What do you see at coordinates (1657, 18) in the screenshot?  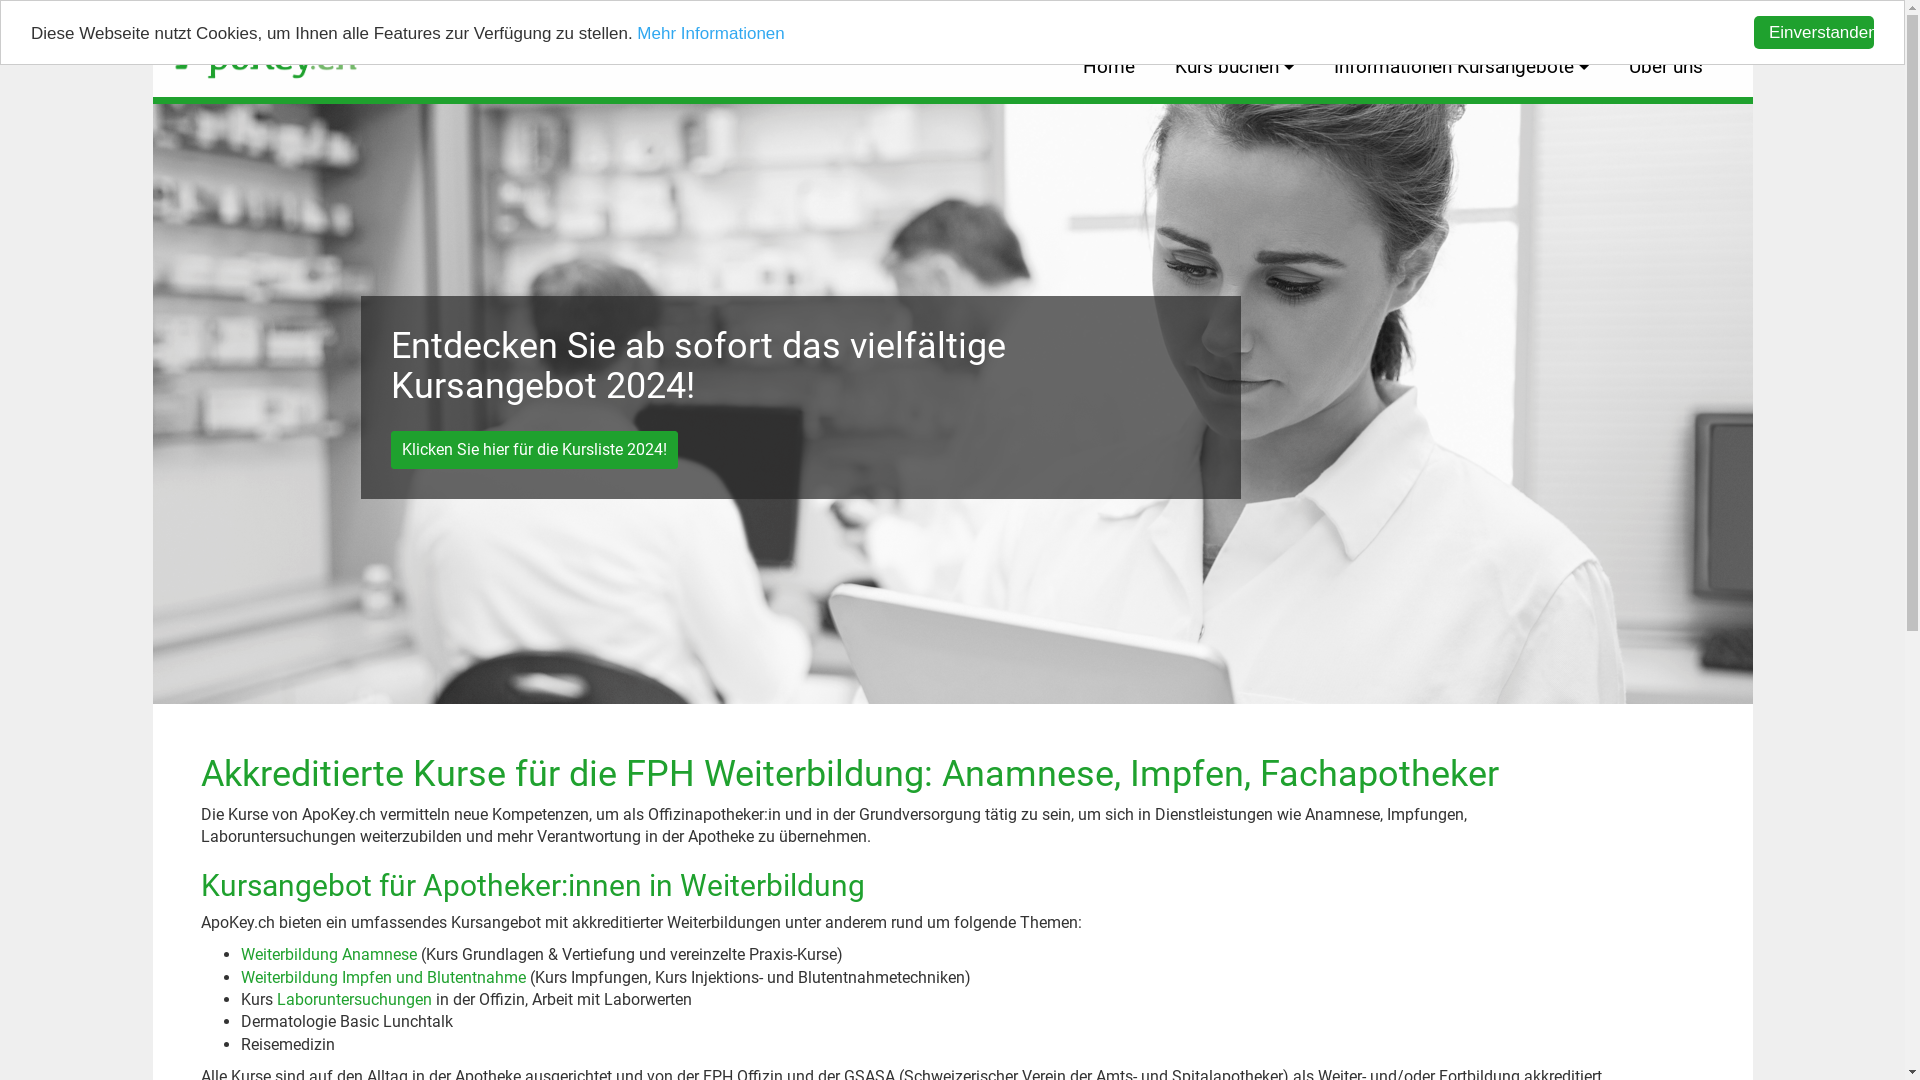 I see `'FR'` at bounding box center [1657, 18].